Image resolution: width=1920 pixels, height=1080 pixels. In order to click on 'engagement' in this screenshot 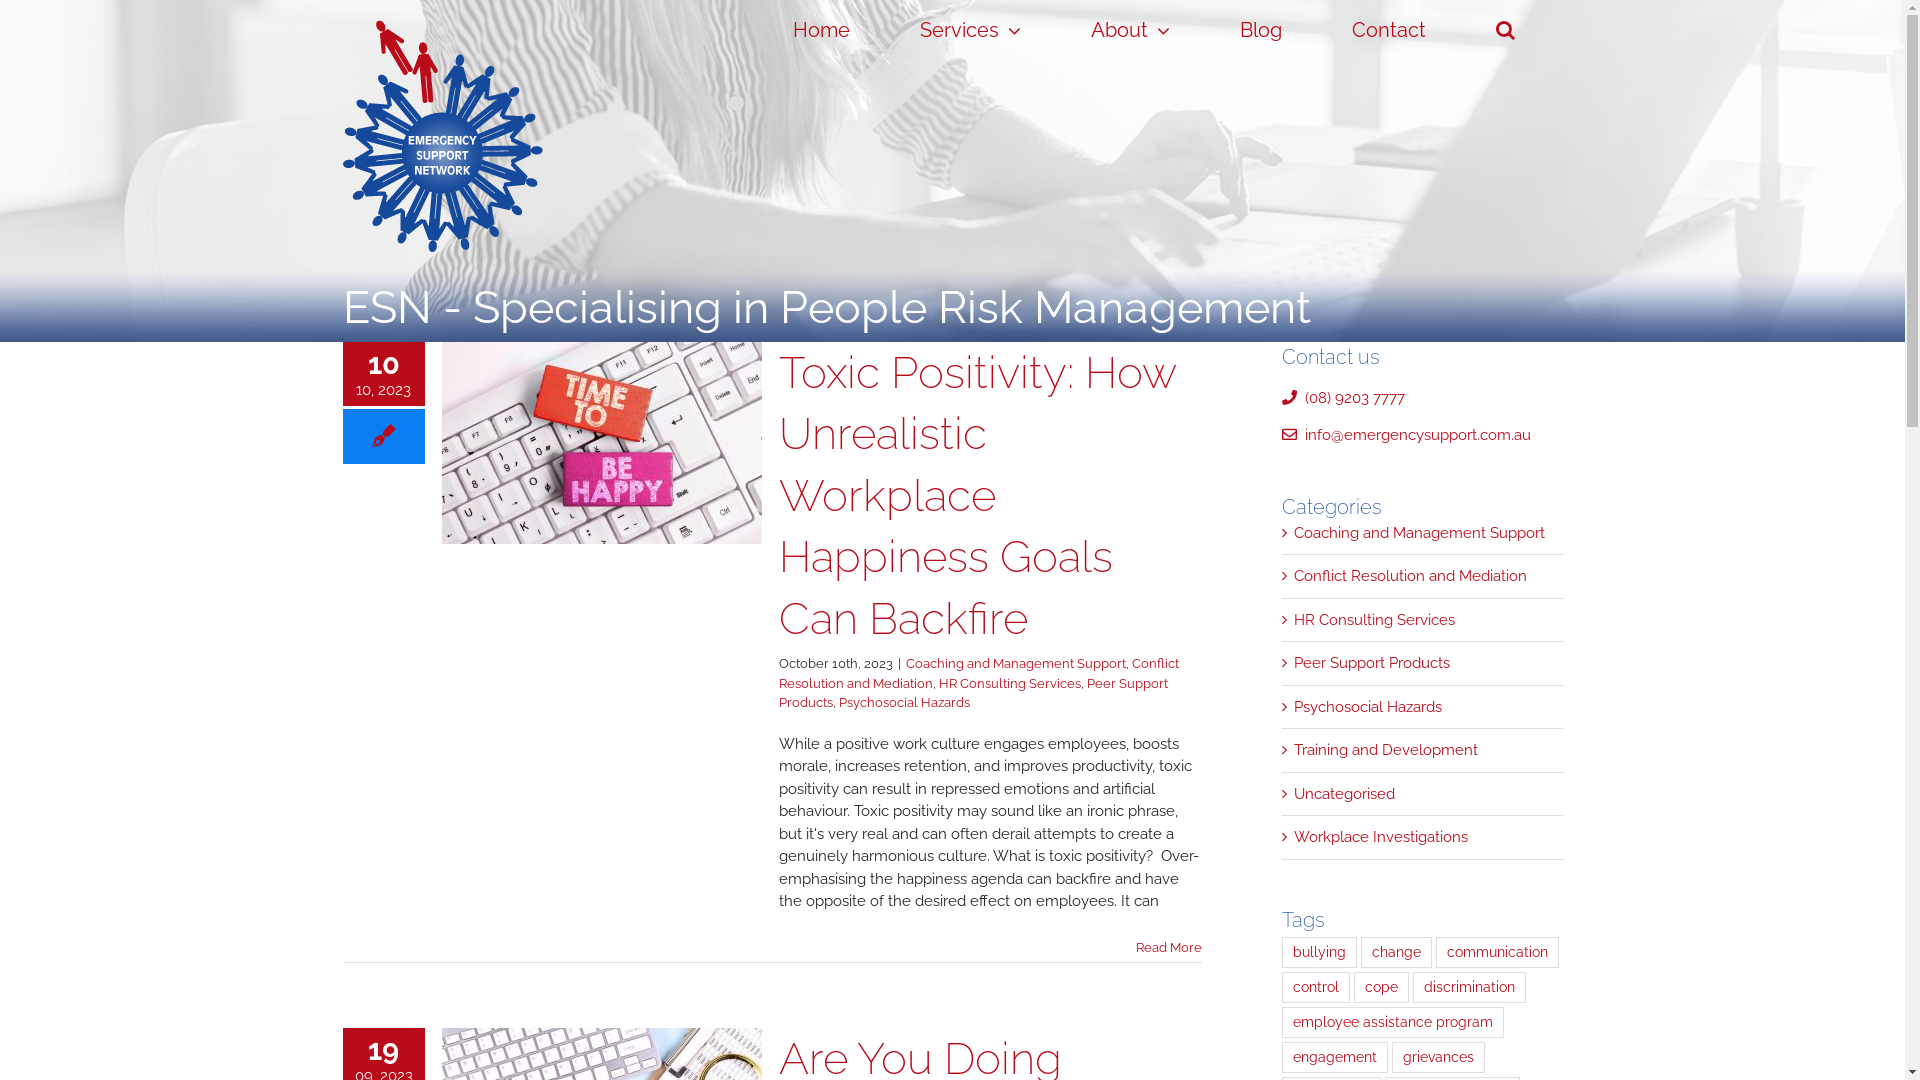, I will do `click(1334, 1056)`.